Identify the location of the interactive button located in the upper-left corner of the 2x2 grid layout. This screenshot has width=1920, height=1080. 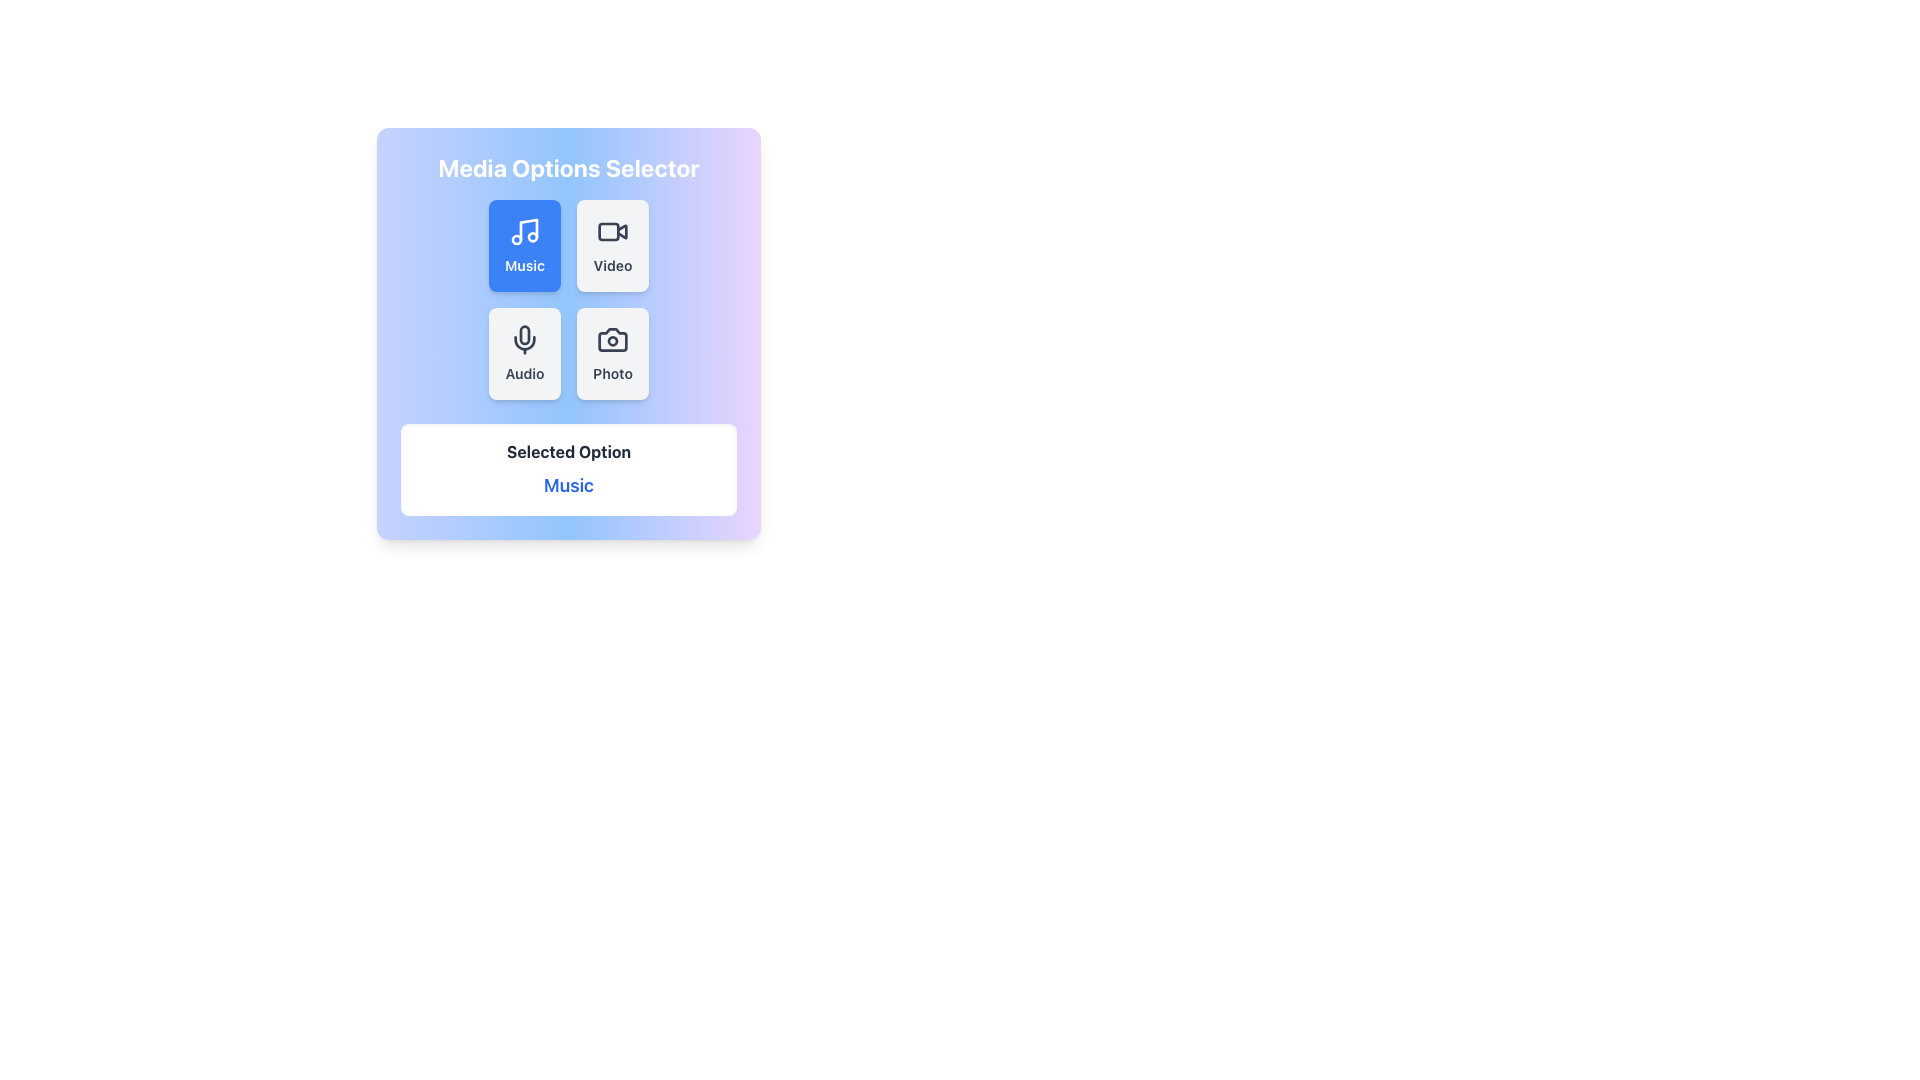
(524, 245).